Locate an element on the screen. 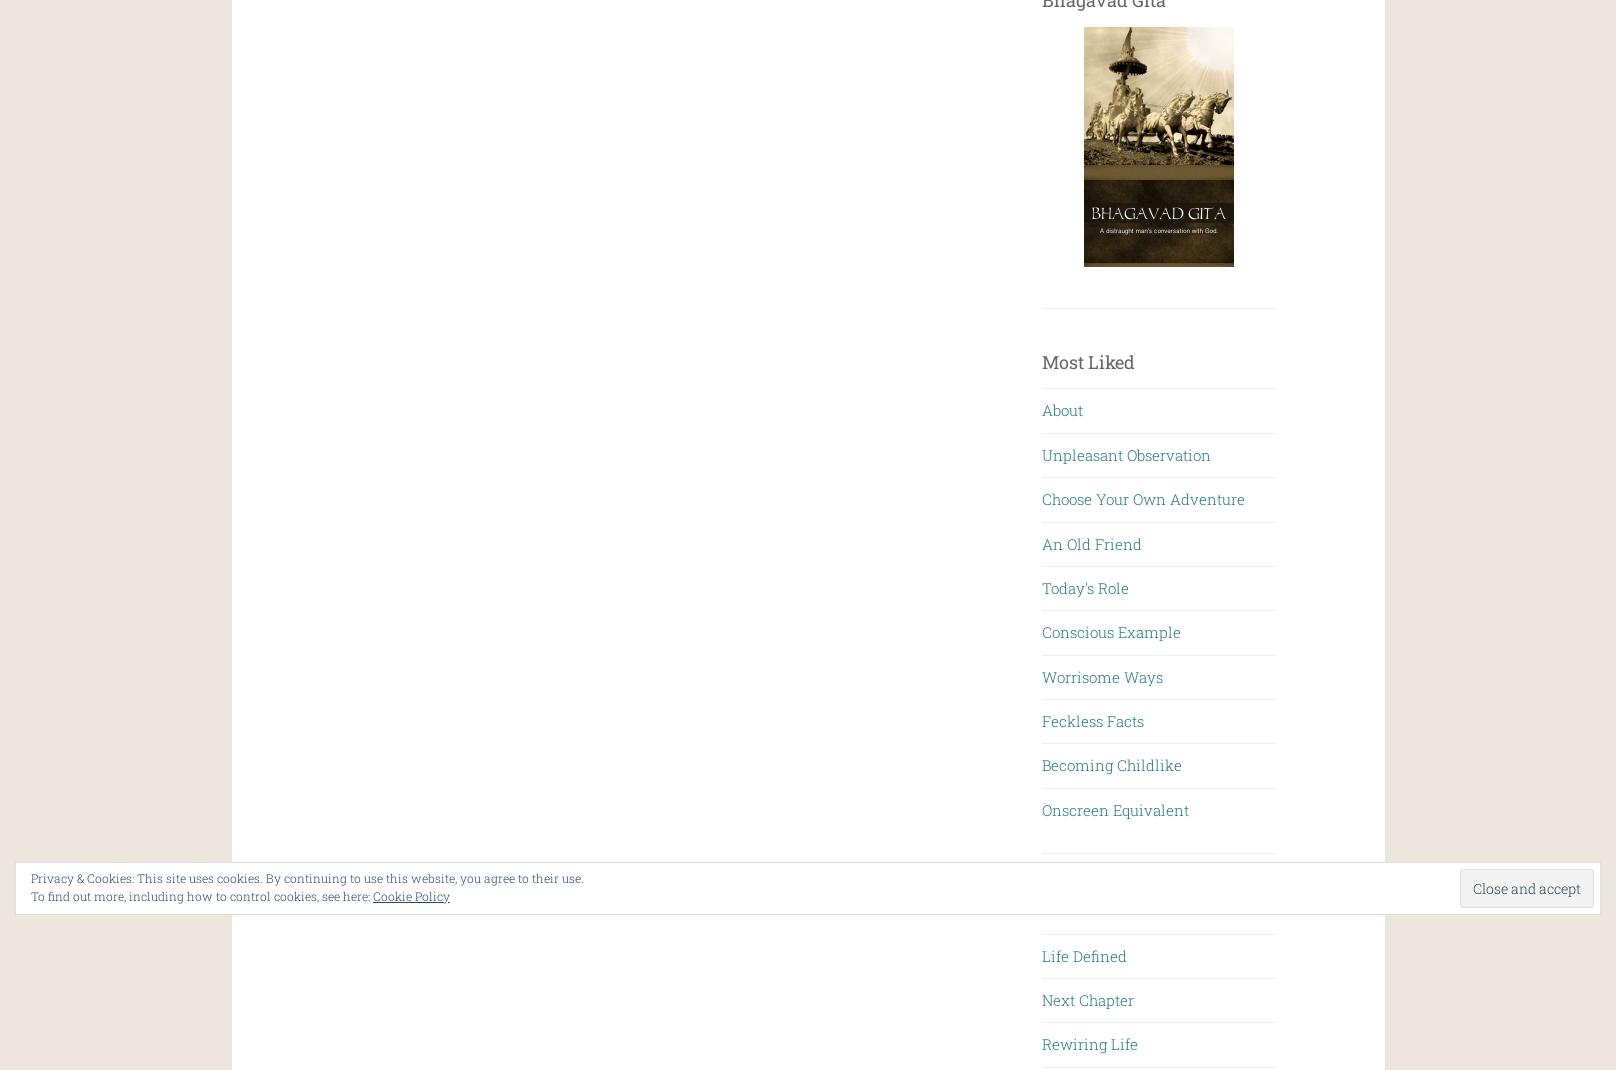 The width and height of the screenshot is (1616, 1070). 'Most Liked' is located at coordinates (1088, 360).